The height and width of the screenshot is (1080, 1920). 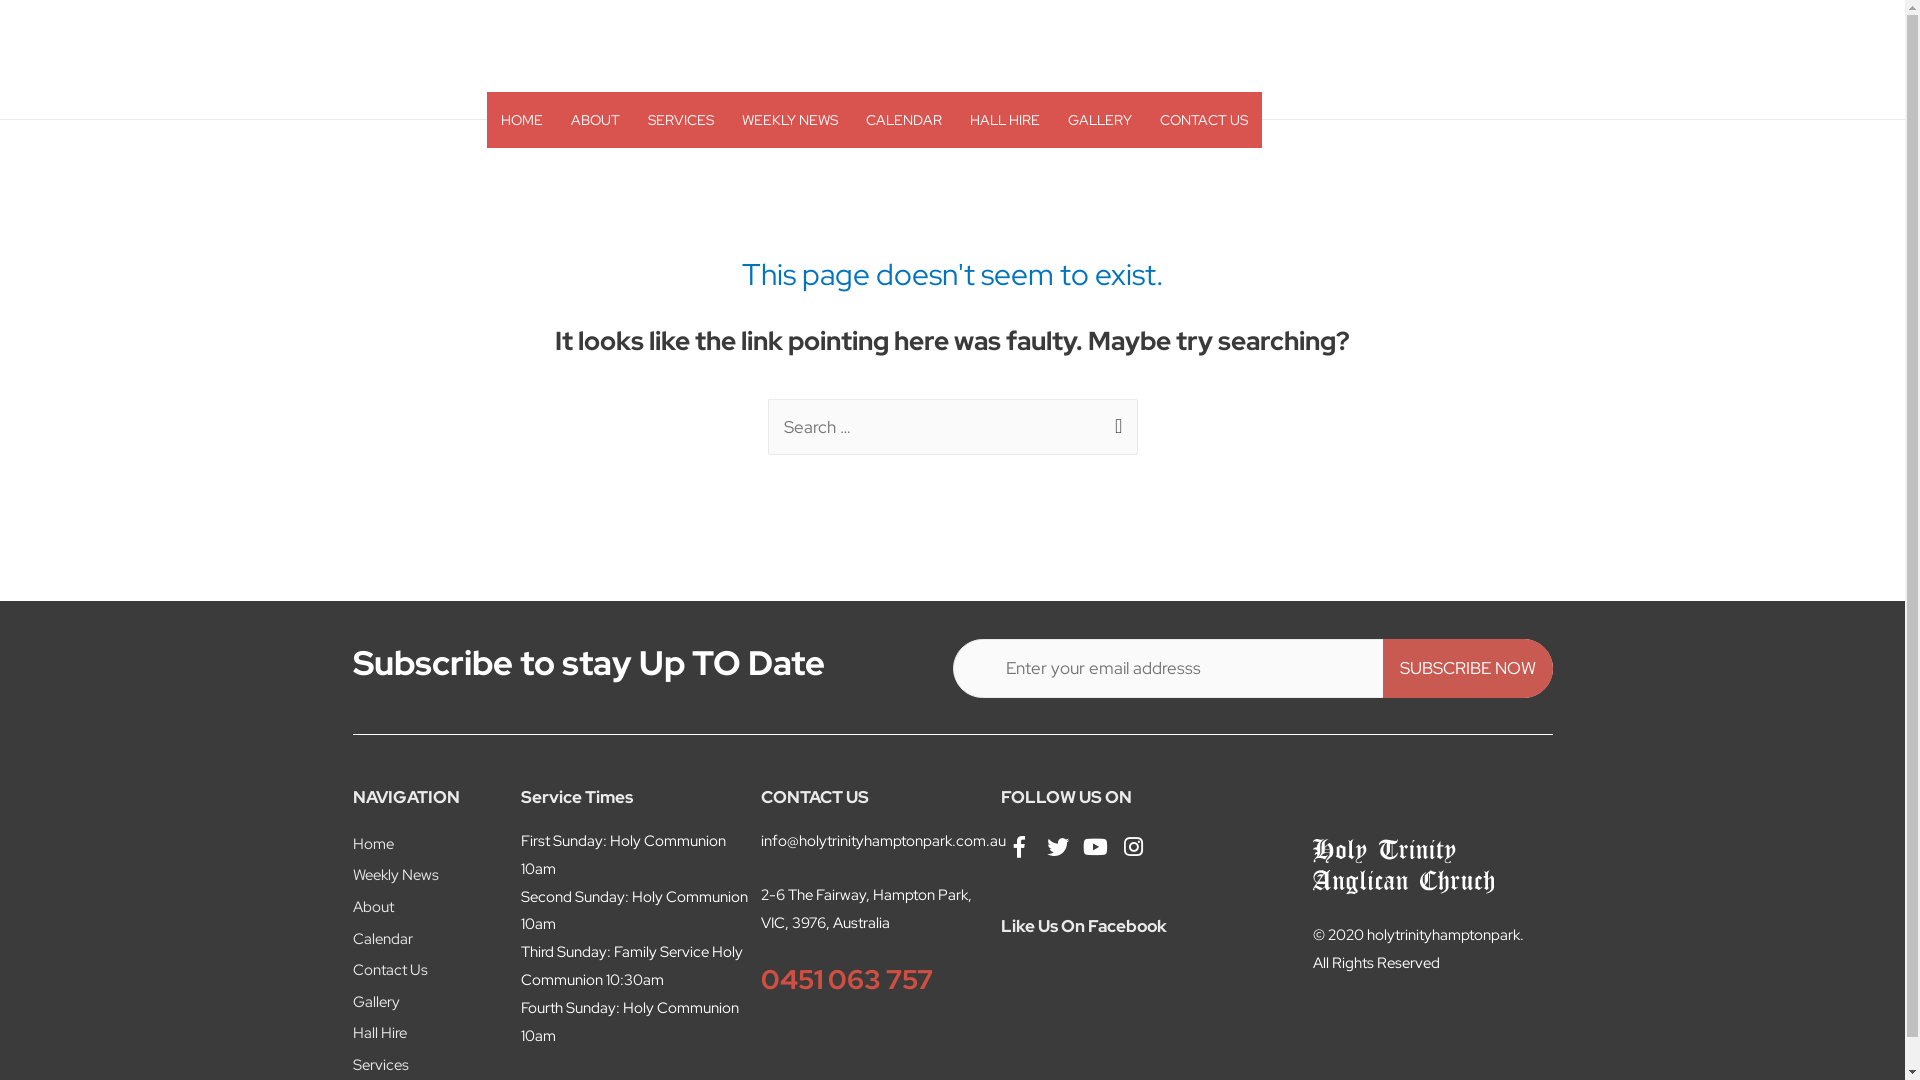 I want to click on 'YouTube', so click(x=1093, y=847).